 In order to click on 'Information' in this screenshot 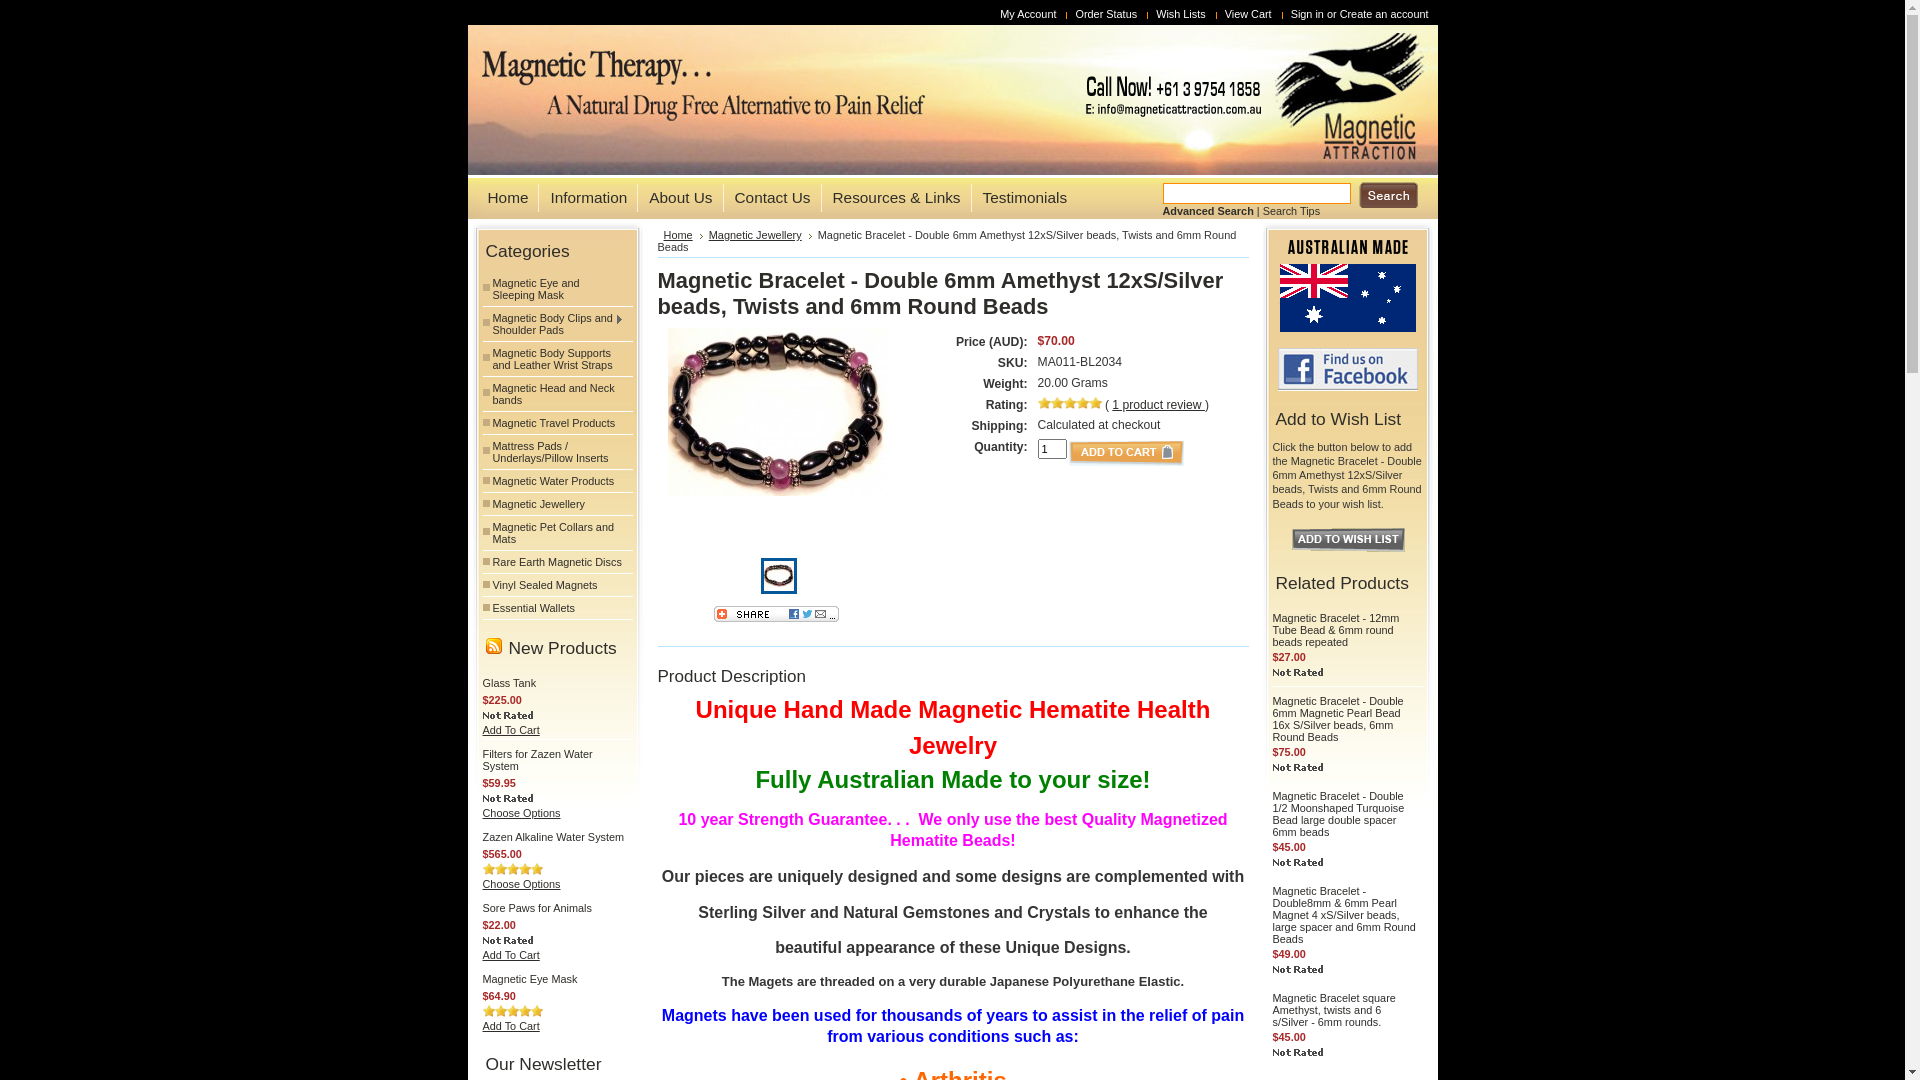, I will do `click(581, 197)`.